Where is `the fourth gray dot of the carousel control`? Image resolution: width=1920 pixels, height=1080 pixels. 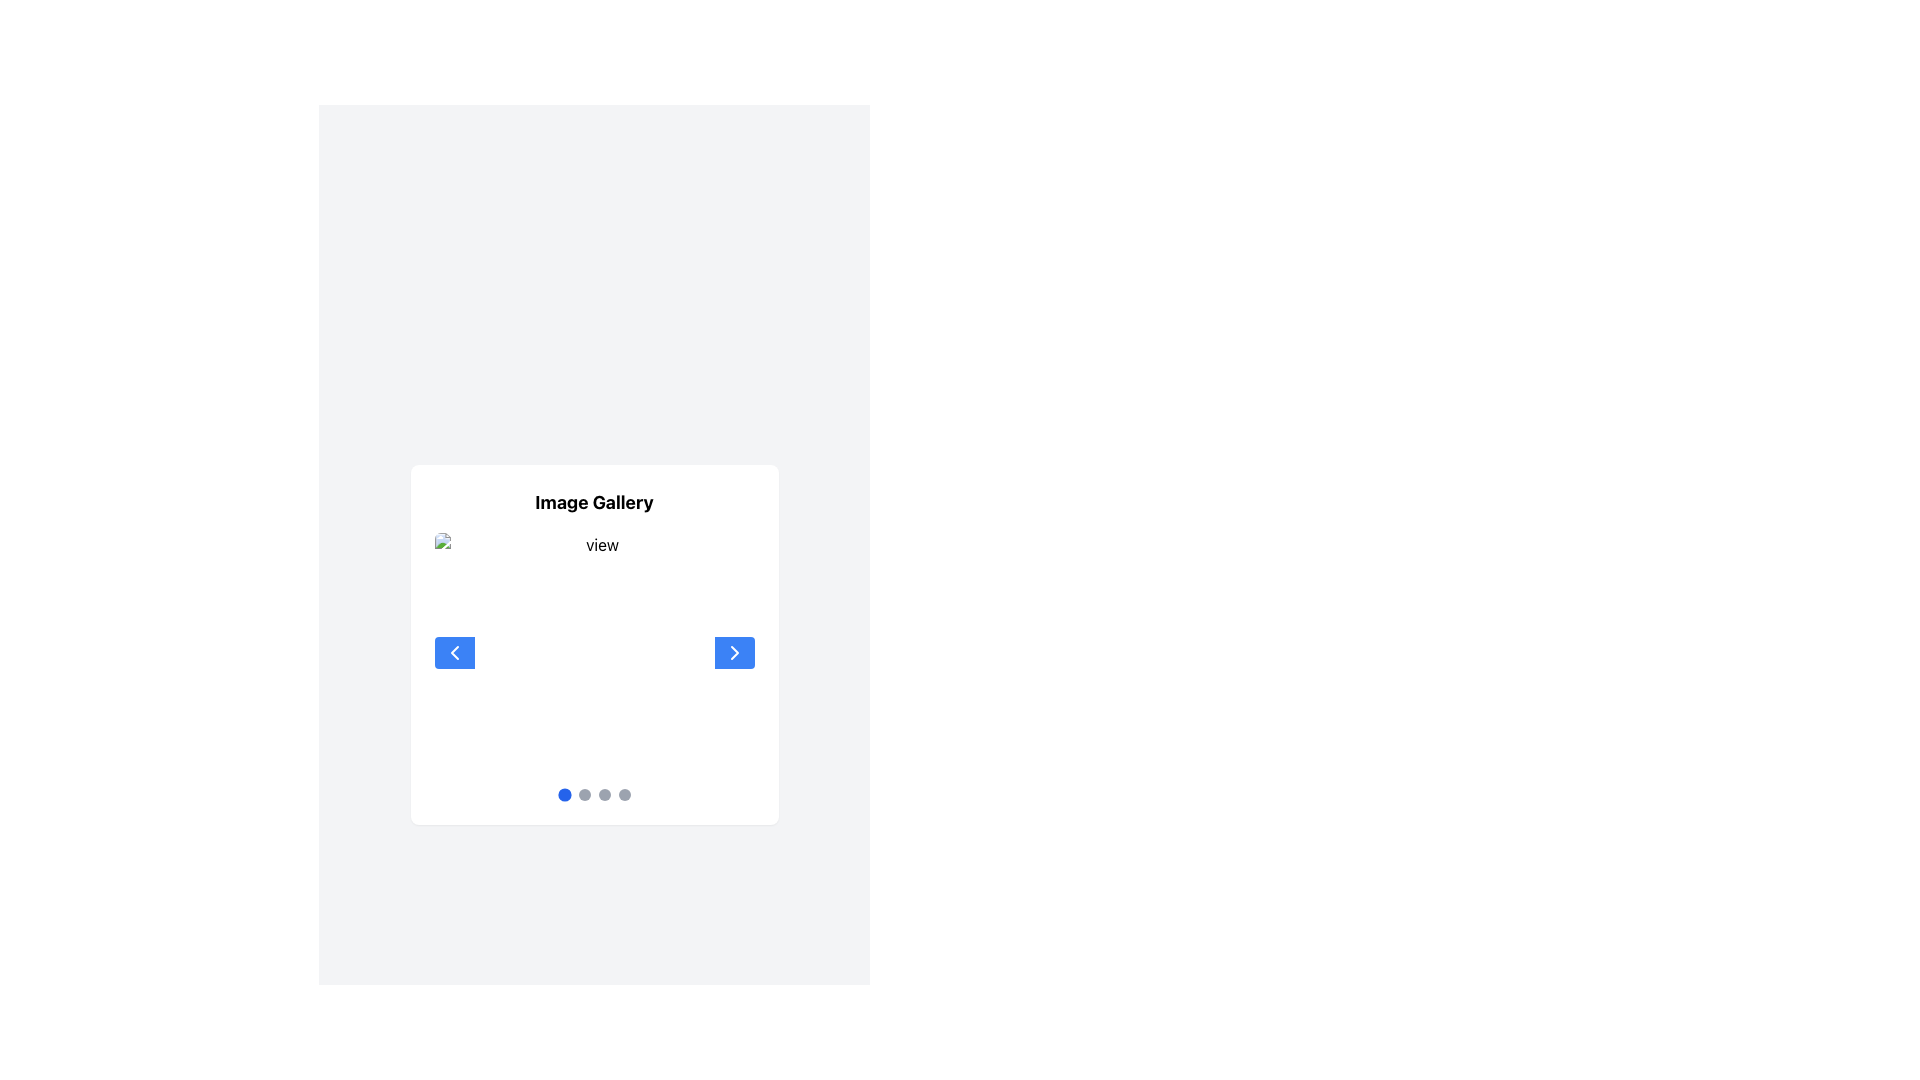 the fourth gray dot of the carousel control is located at coordinates (623, 793).